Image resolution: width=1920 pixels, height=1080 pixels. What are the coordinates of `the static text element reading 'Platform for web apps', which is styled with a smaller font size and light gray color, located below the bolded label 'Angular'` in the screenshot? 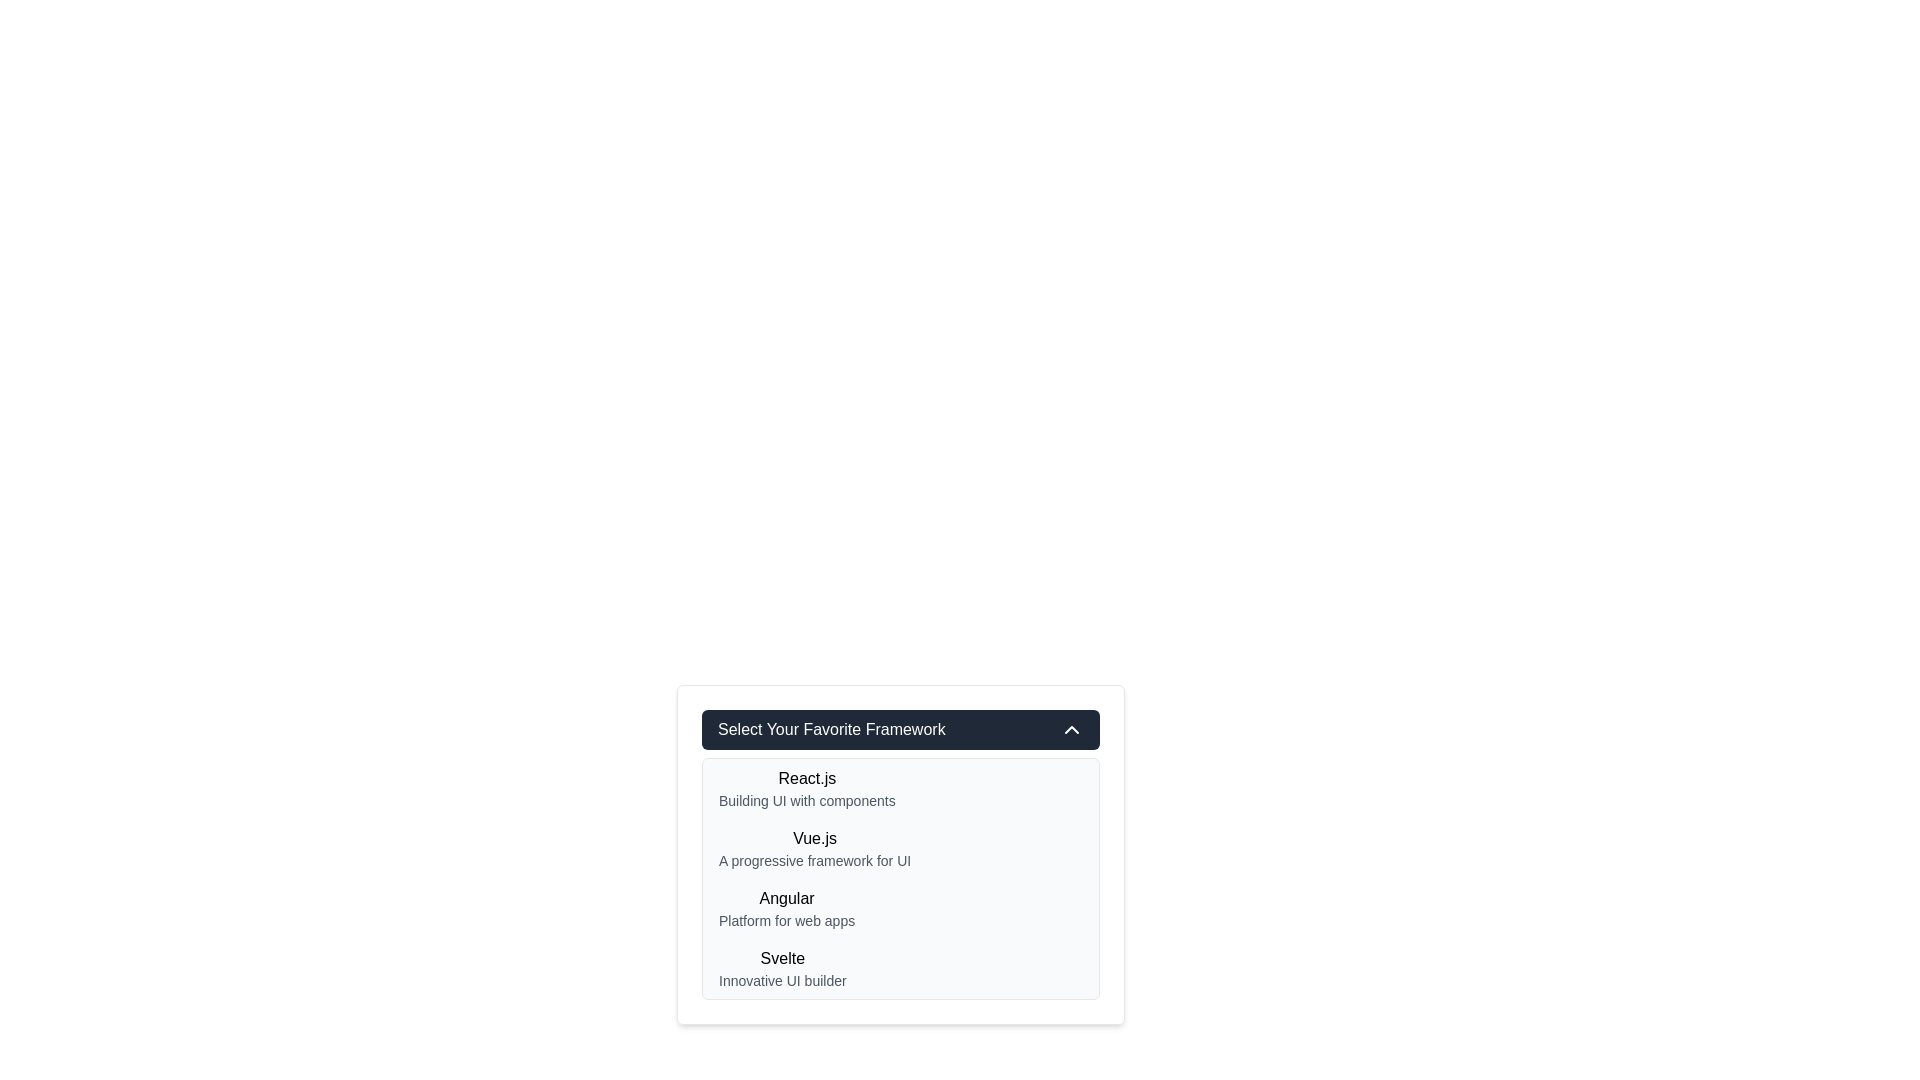 It's located at (786, 921).